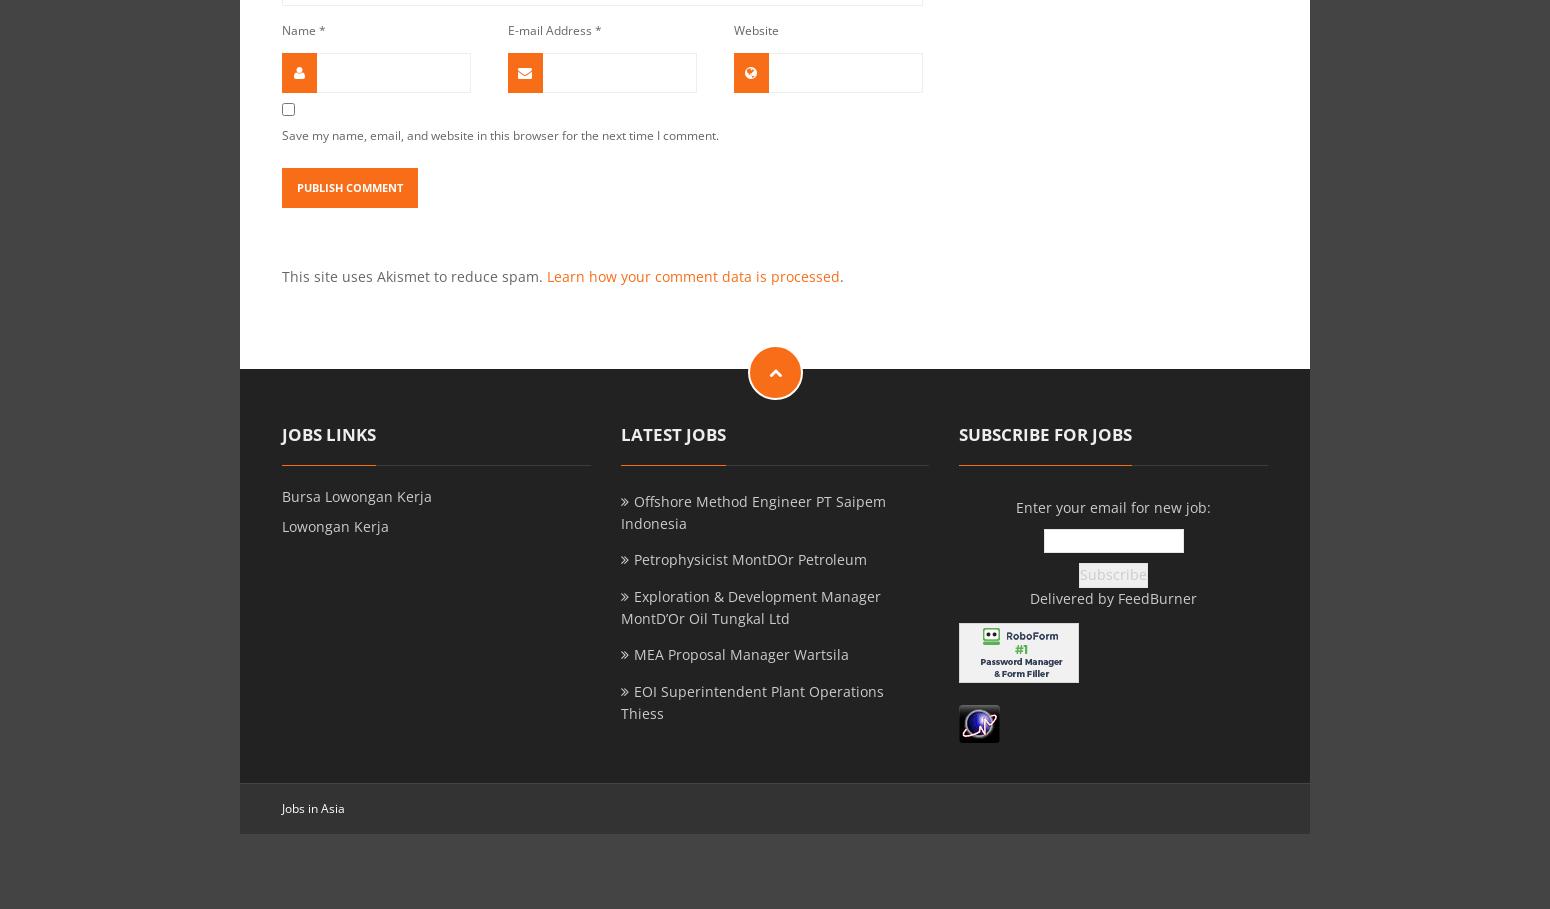 Image resolution: width=1550 pixels, height=909 pixels. Describe the element at coordinates (1016, 505) in the screenshot. I see `'Enter your email for new job:'` at that location.